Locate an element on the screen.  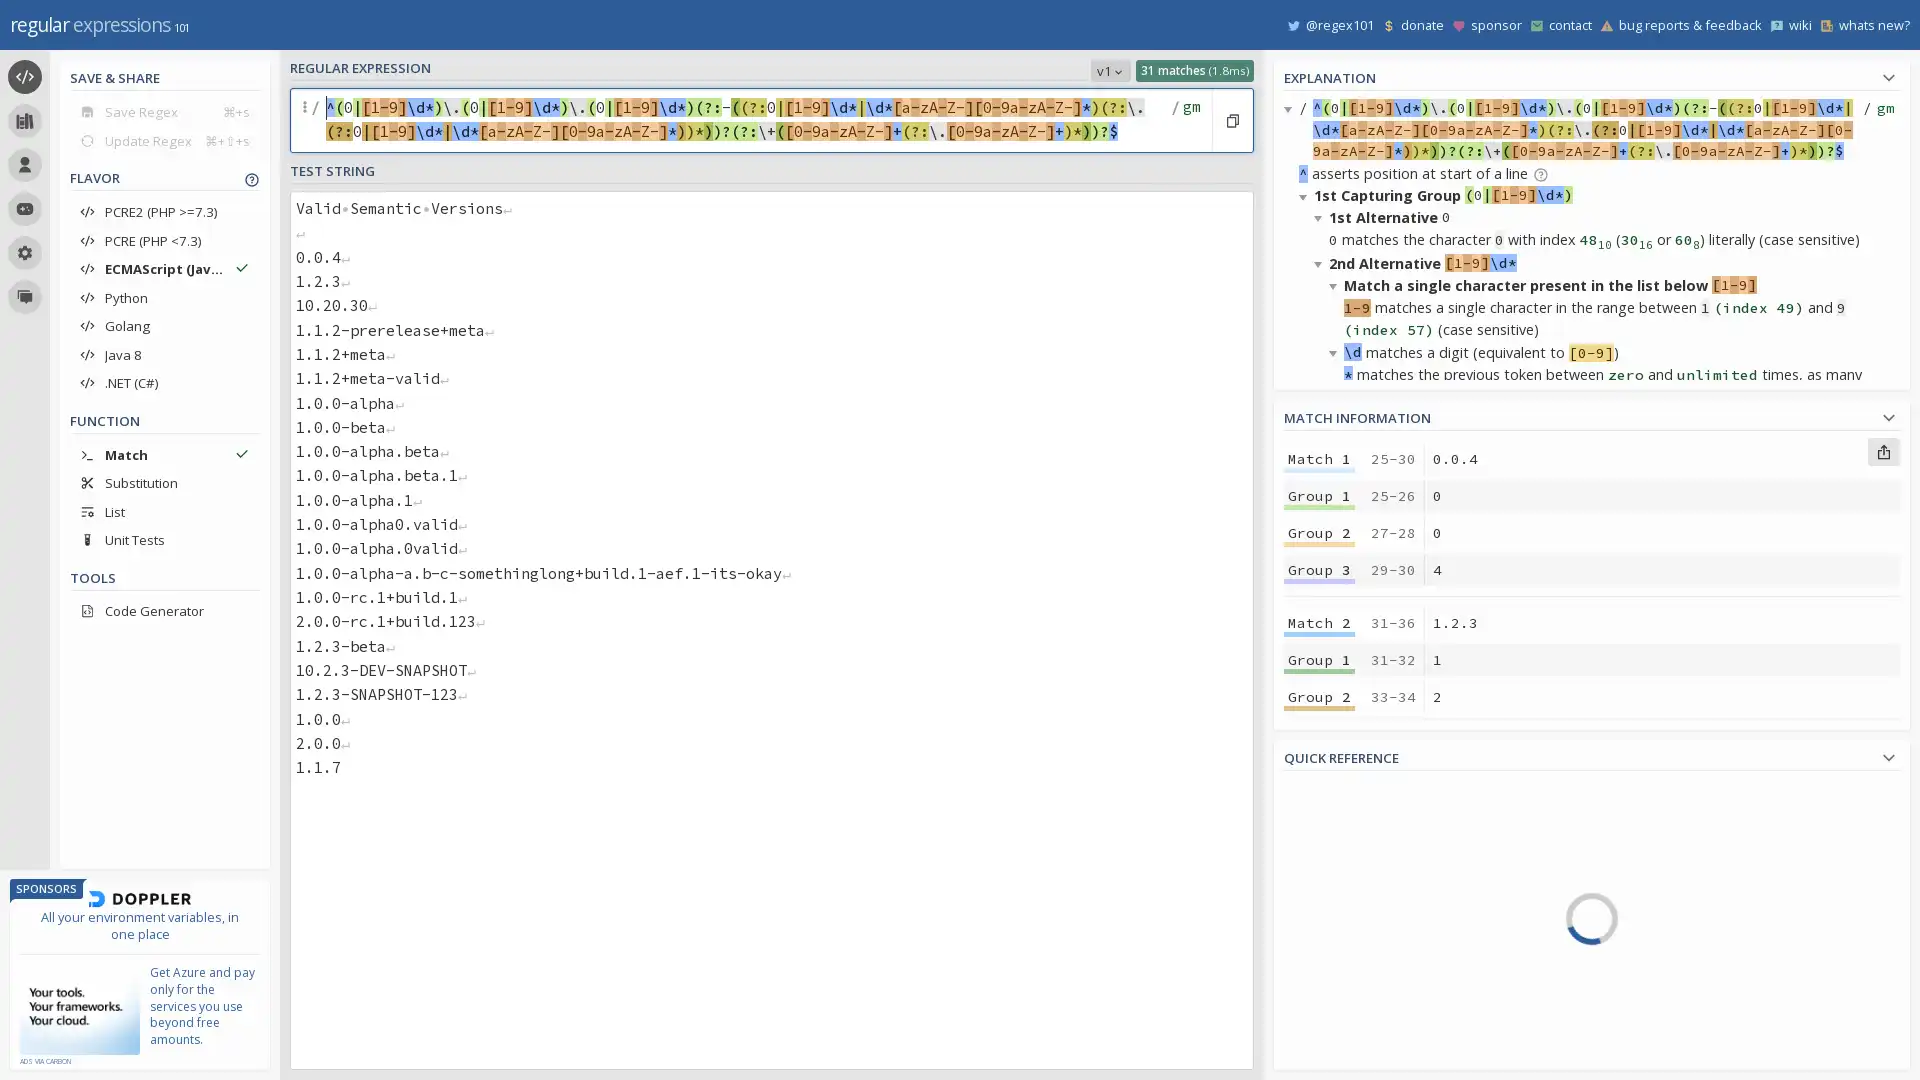
Java 8 is located at coordinates (164, 353).